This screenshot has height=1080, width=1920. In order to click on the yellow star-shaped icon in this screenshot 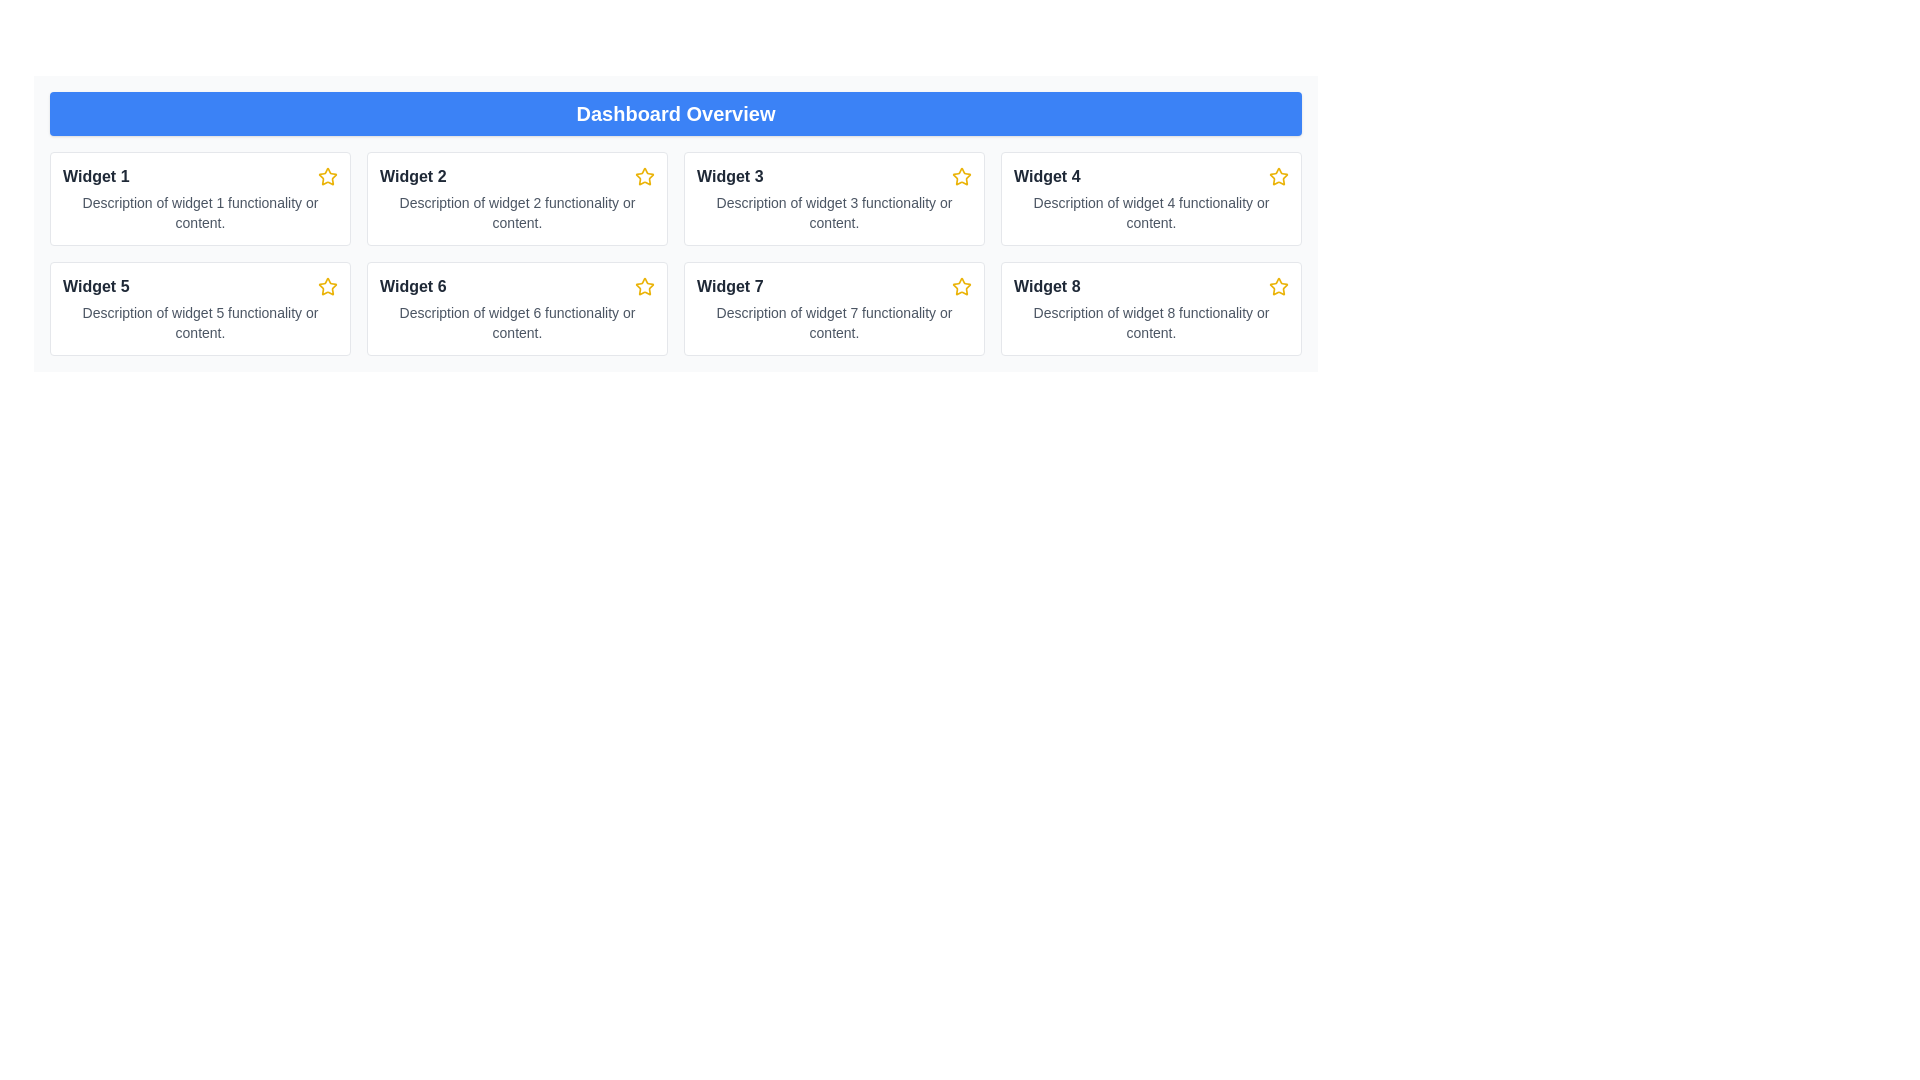, I will do `click(961, 286)`.